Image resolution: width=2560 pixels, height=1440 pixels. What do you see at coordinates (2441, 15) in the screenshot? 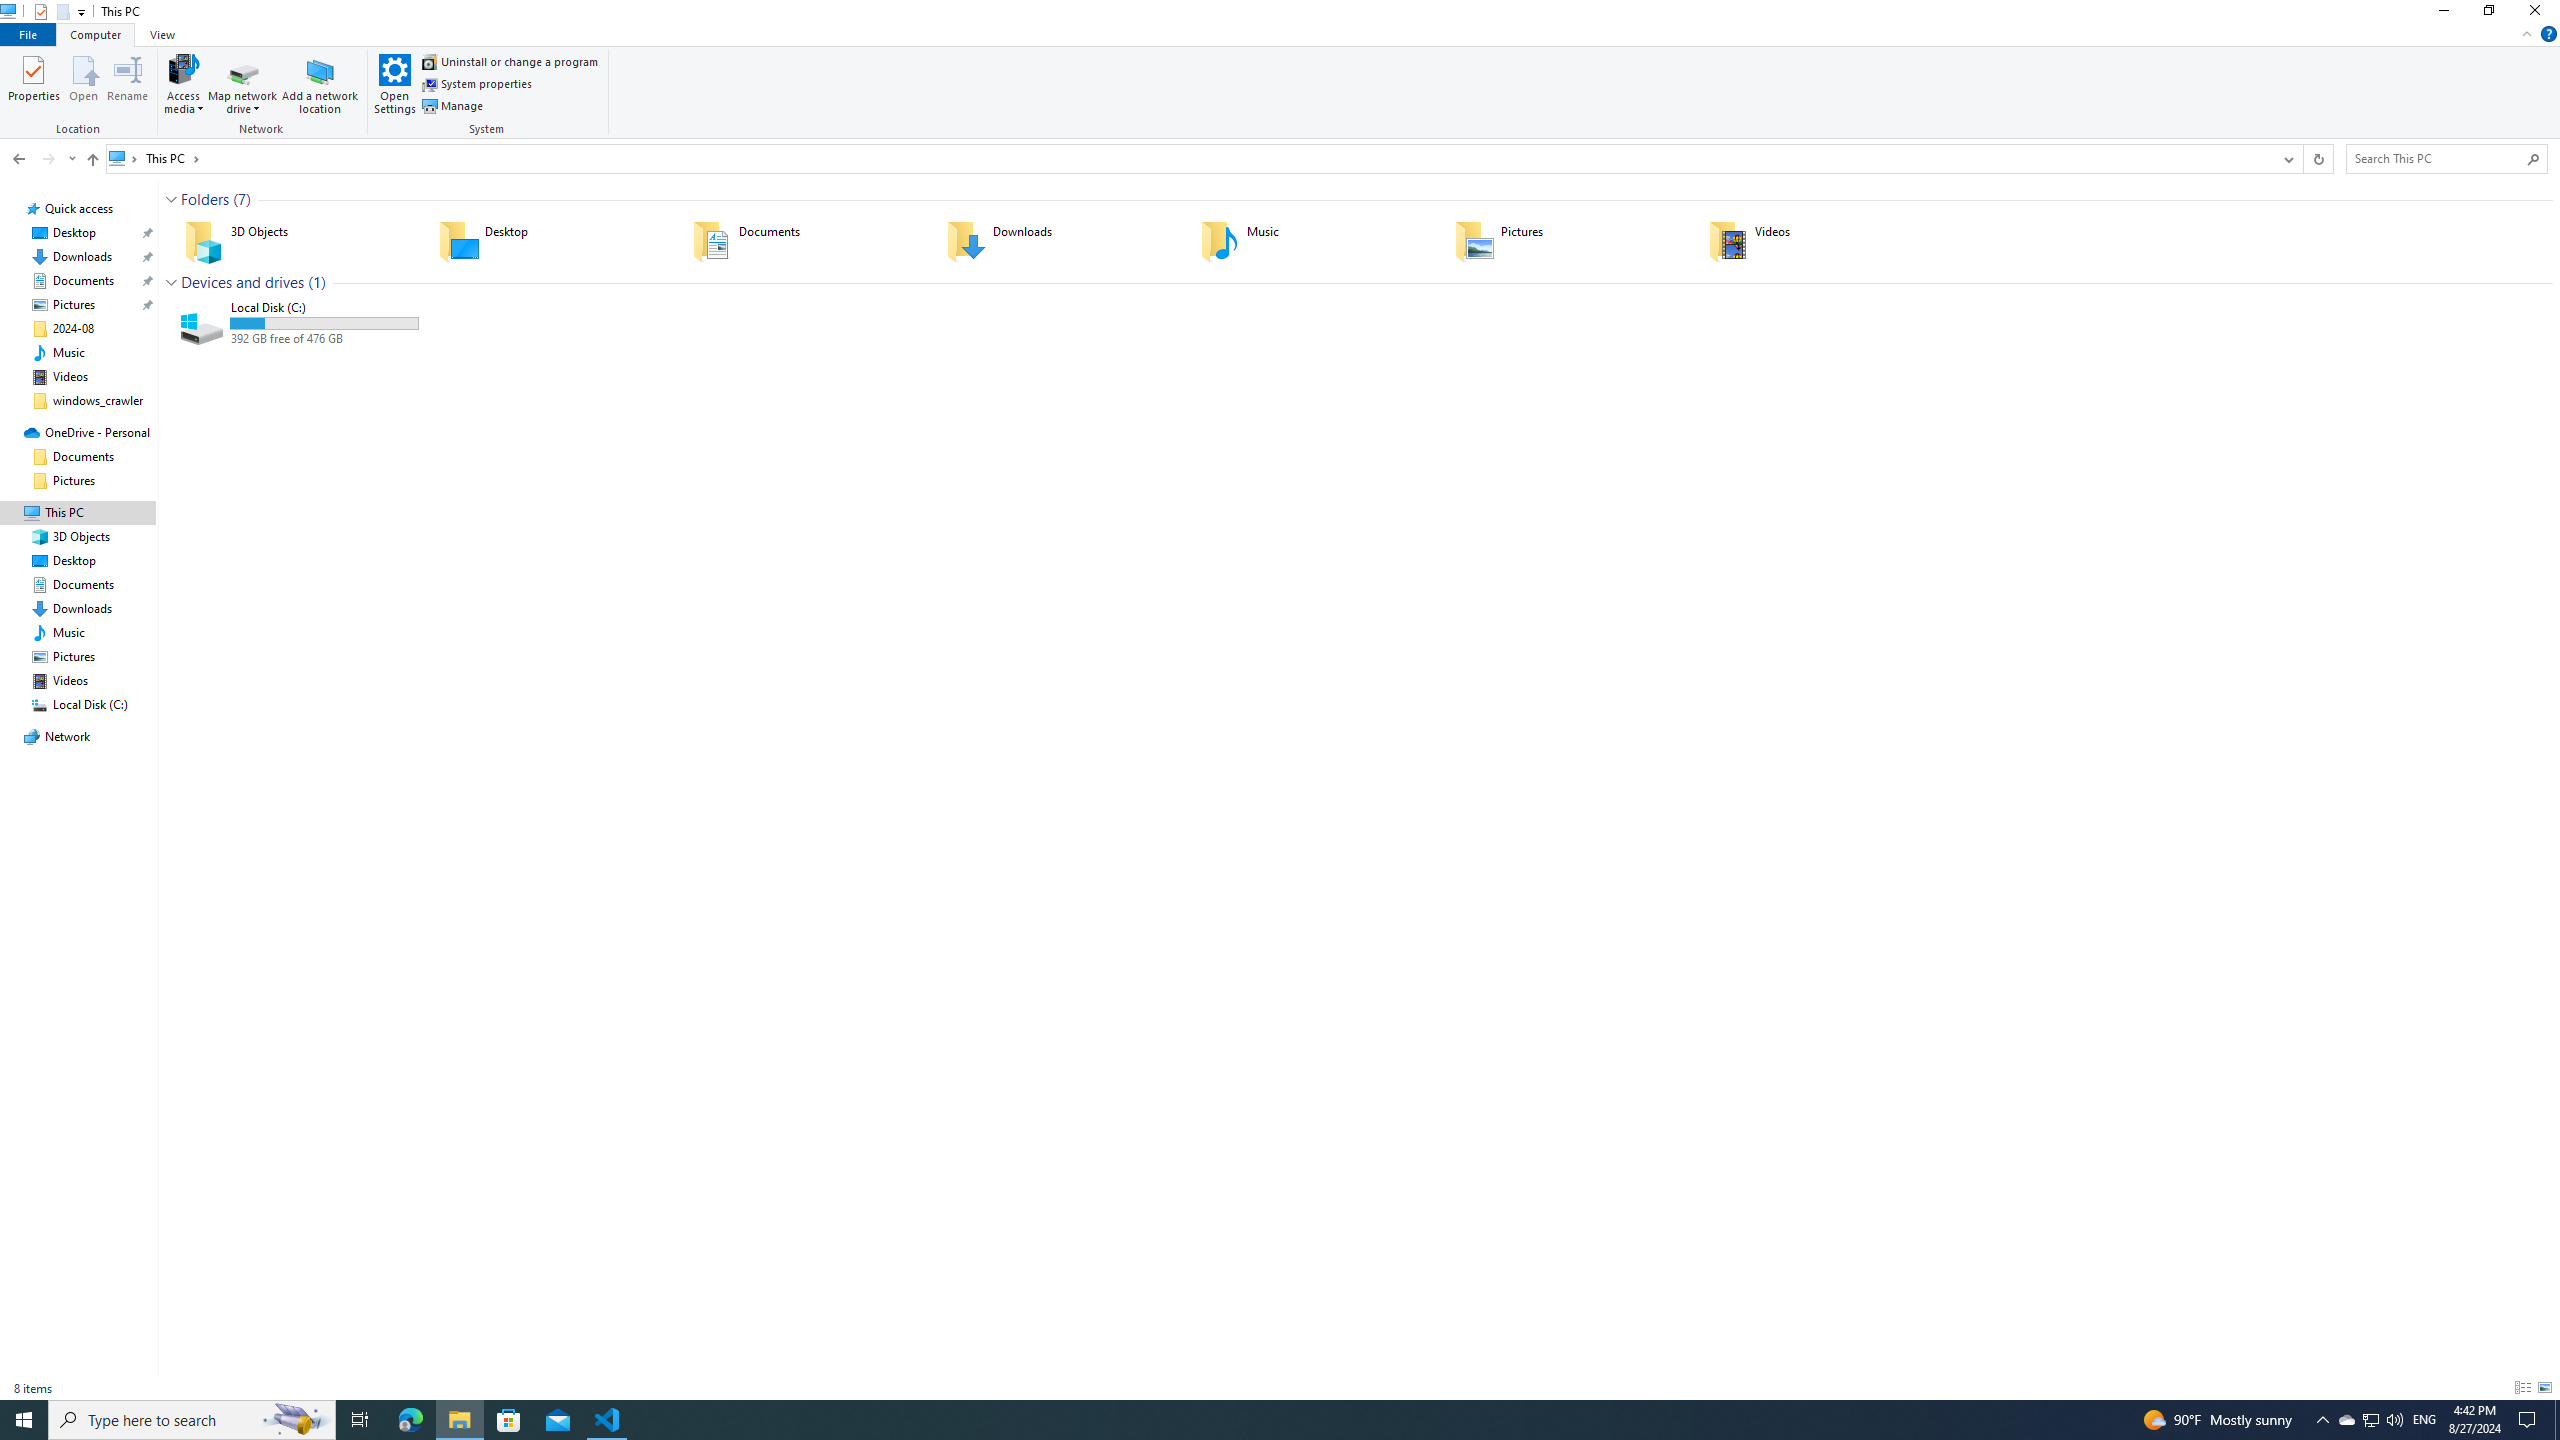
I see `'Minimize'` at bounding box center [2441, 15].